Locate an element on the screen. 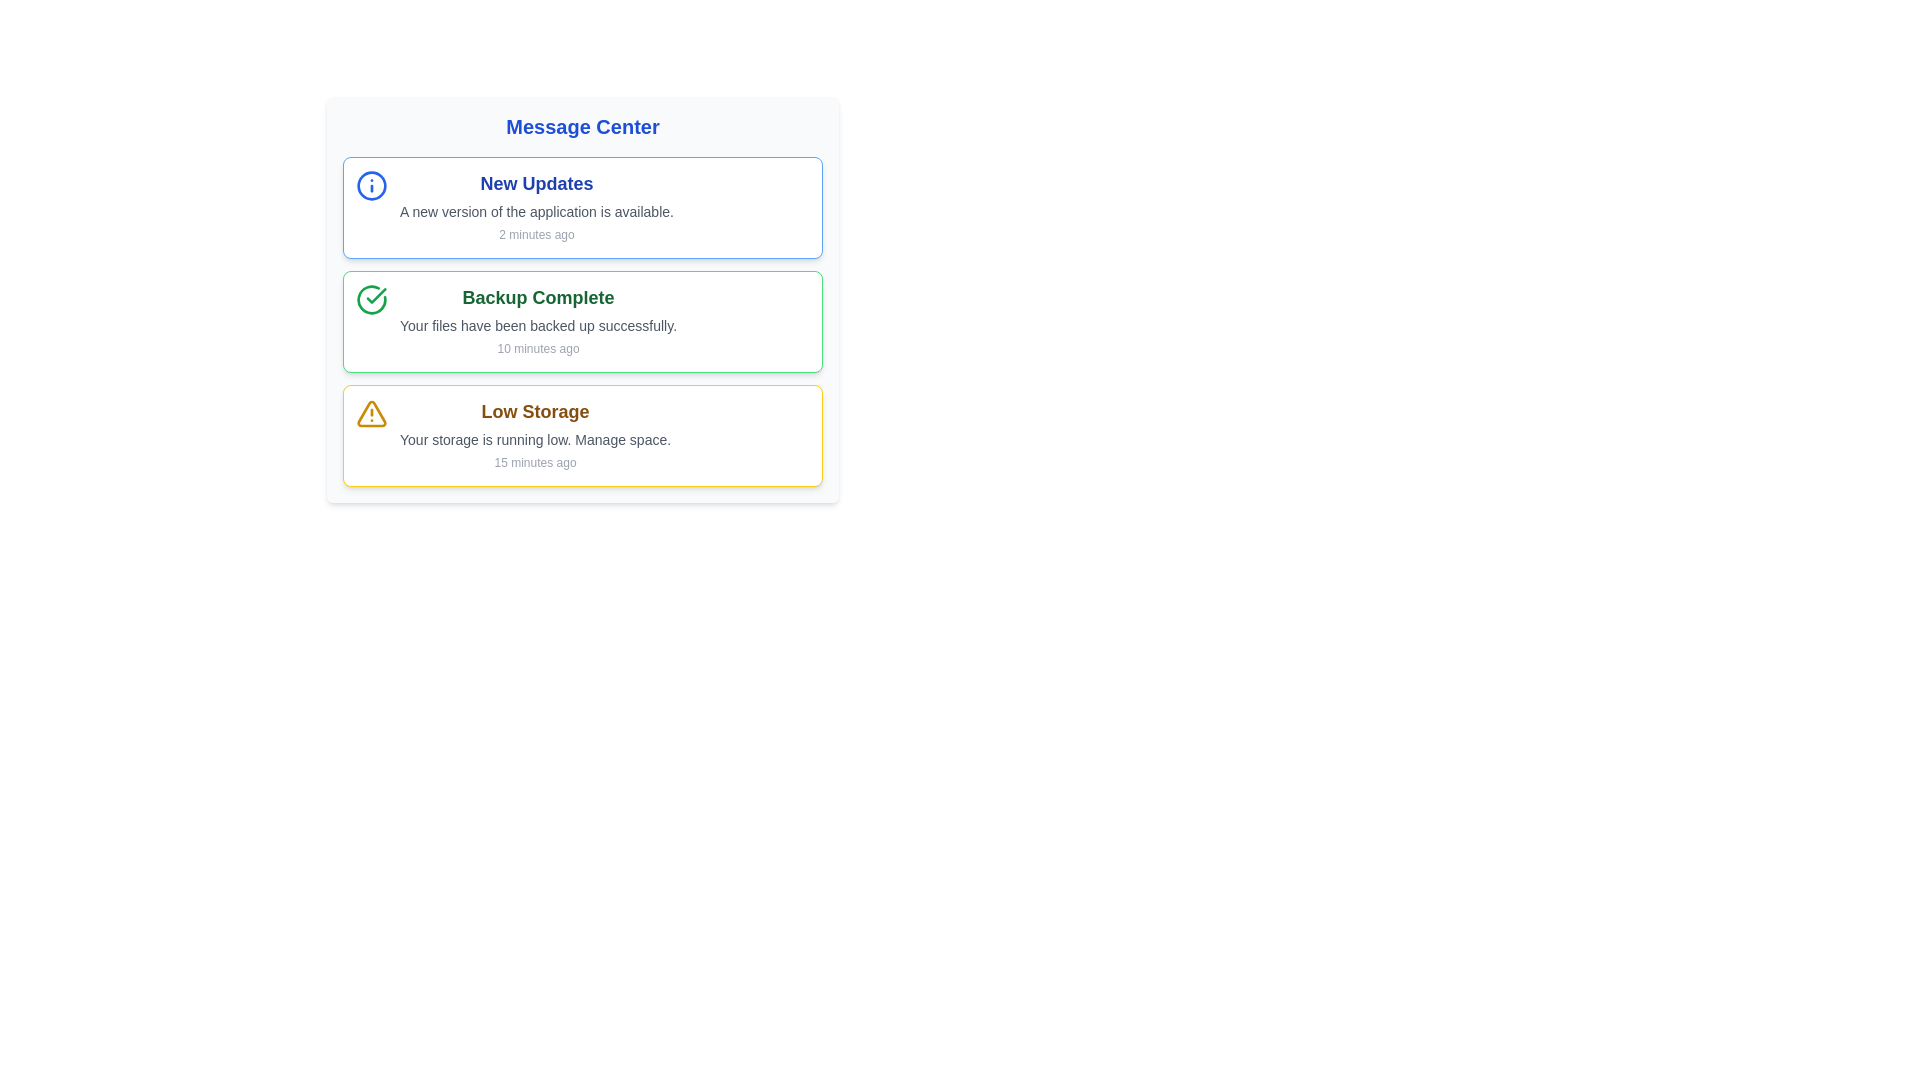 The height and width of the screenshot is (1080, 1920). the timestamp text indicating when the 'Low Storage' notification was created or last updated, located at the bottom of the third notification box in the 'Message Center' is located at coordinates (535, 462).